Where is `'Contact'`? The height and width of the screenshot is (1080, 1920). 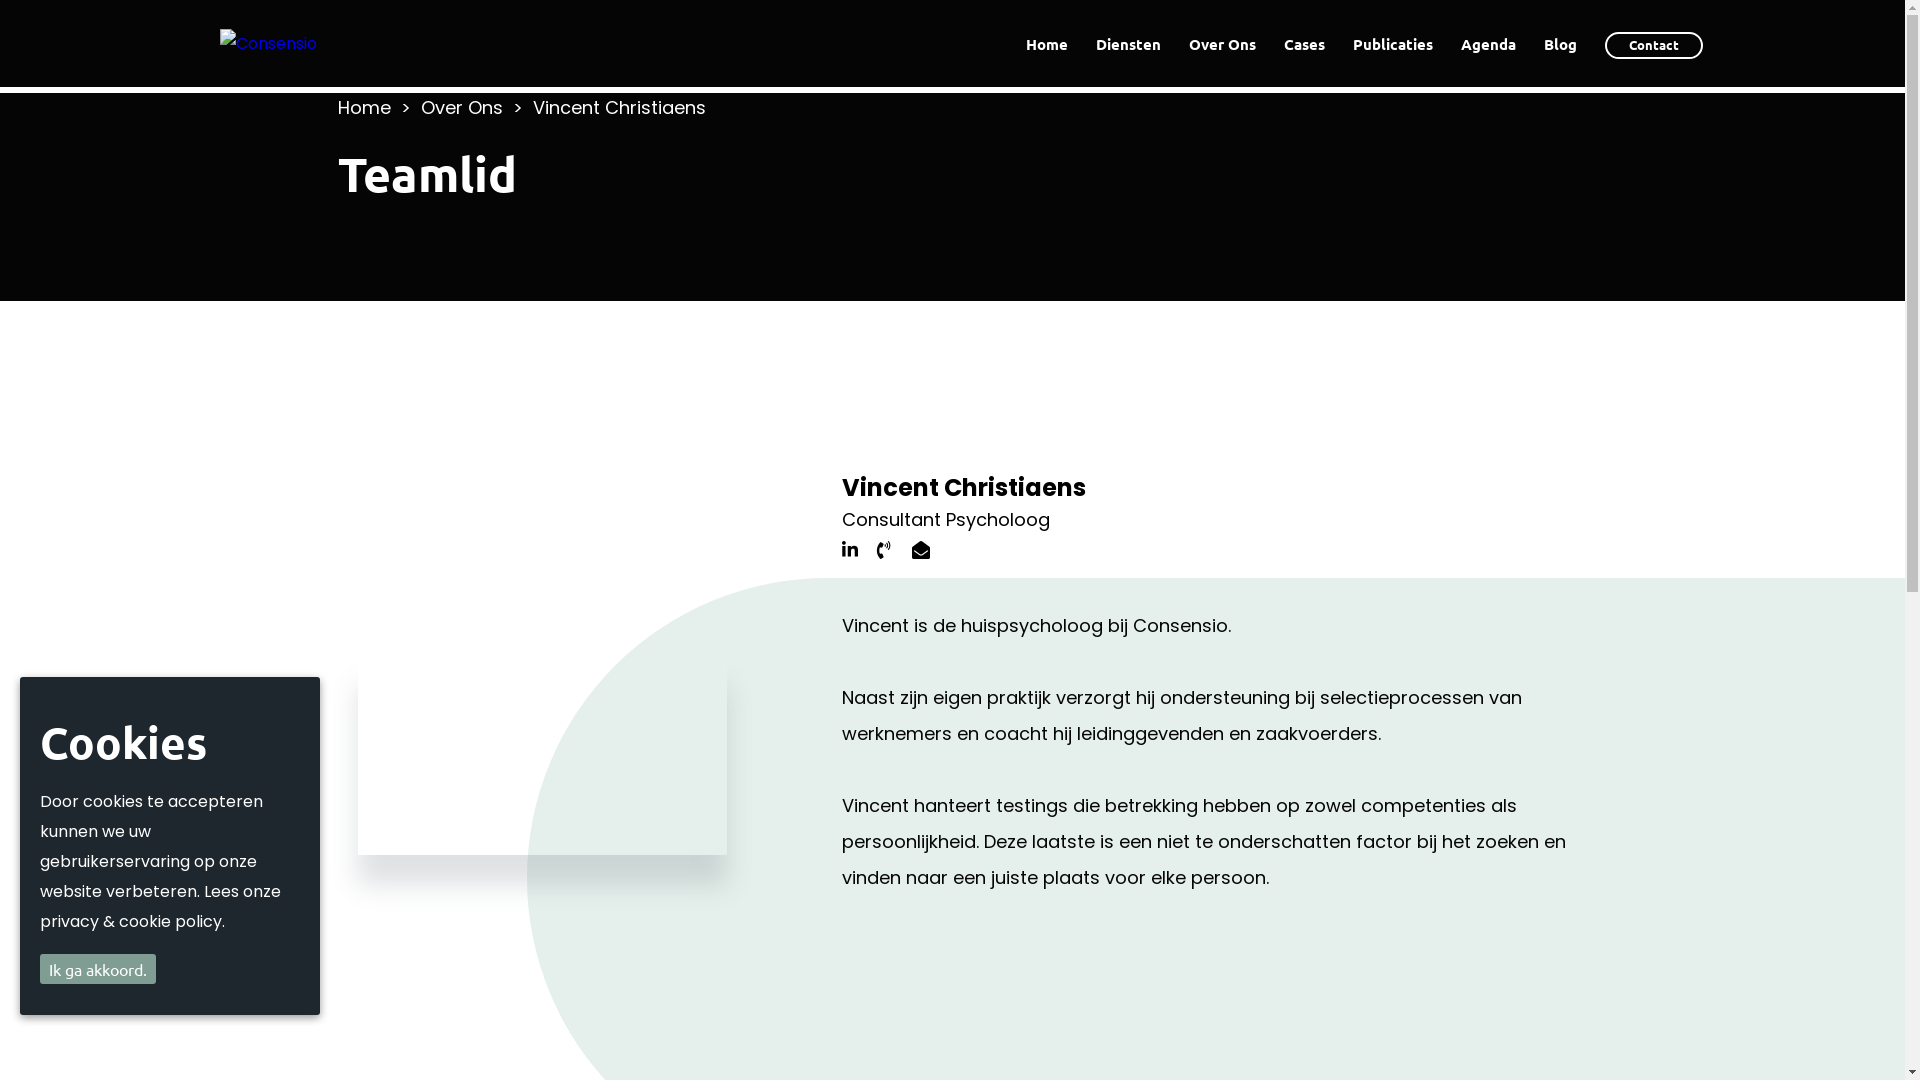
'Contact' is located at coordinates (1654, 45).